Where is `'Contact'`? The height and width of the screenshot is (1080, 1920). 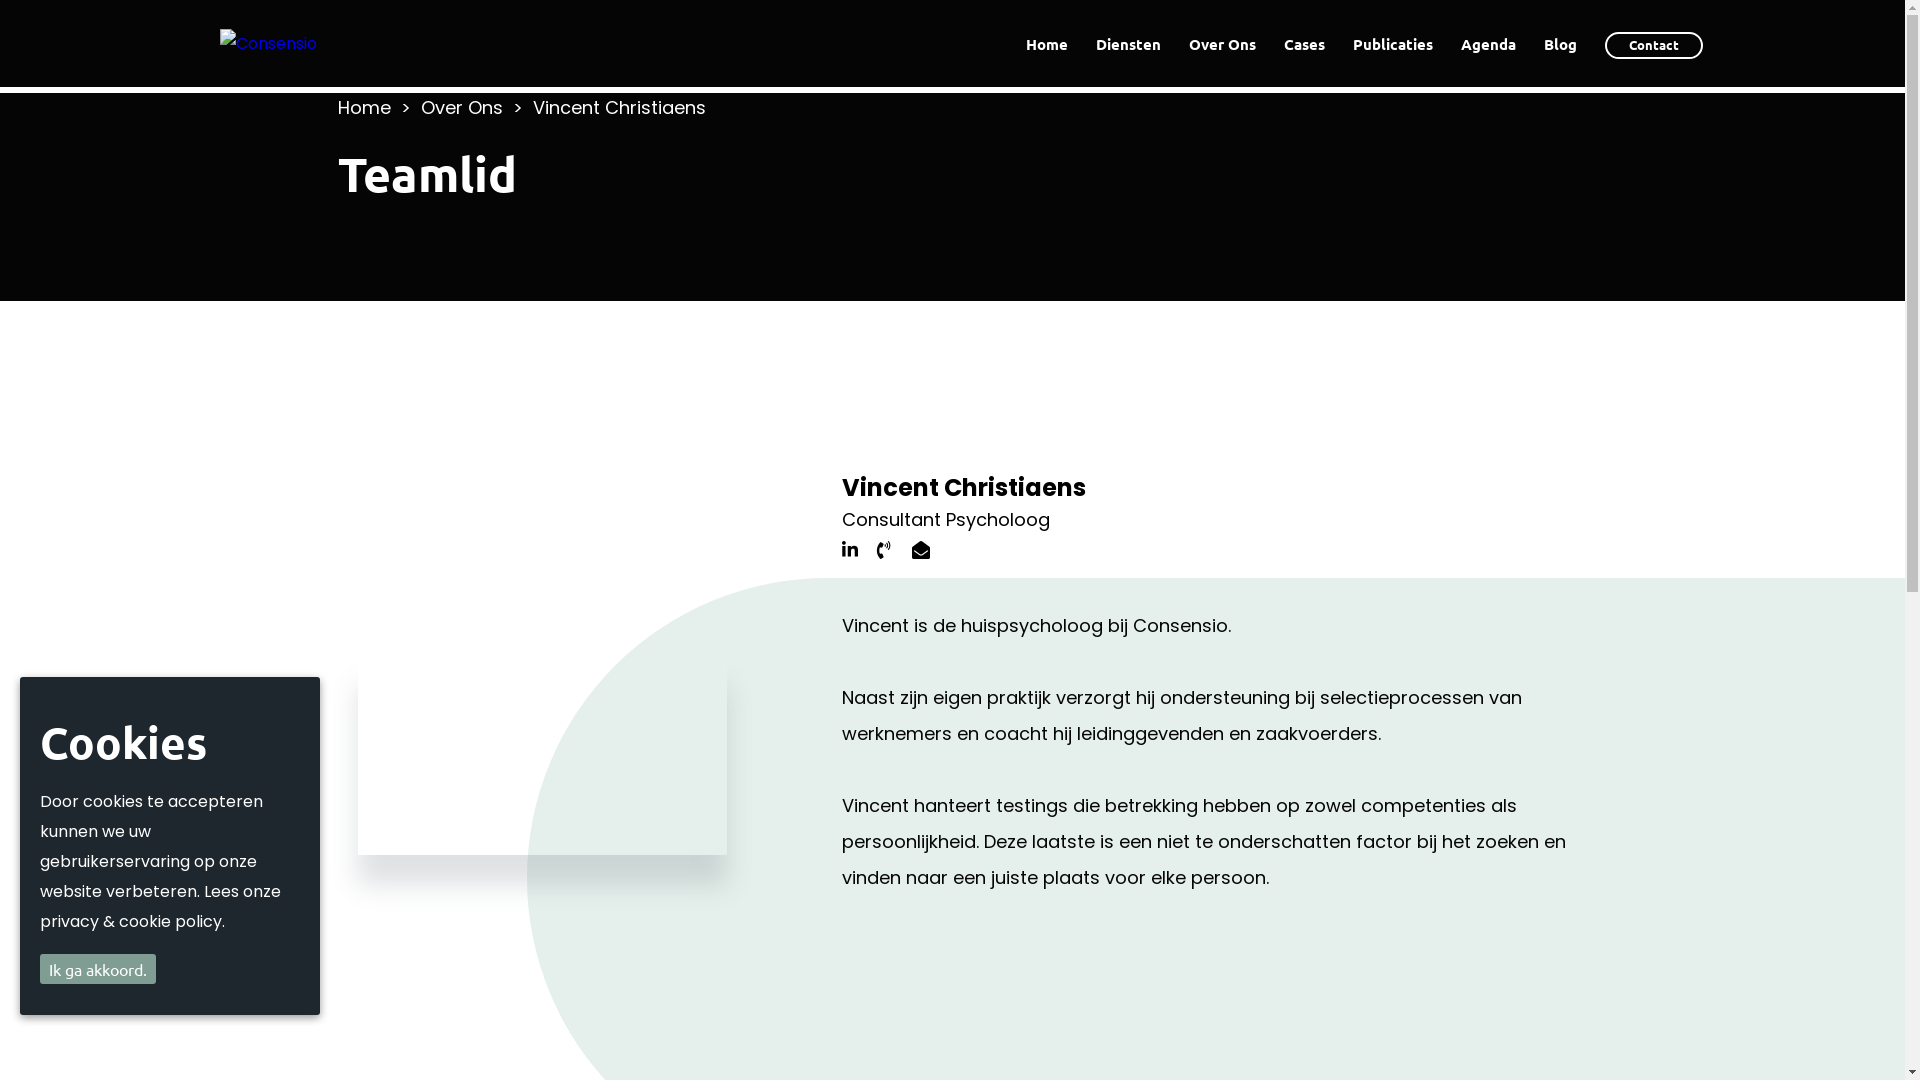
'Contact' is located at coordinates (1654, 45).